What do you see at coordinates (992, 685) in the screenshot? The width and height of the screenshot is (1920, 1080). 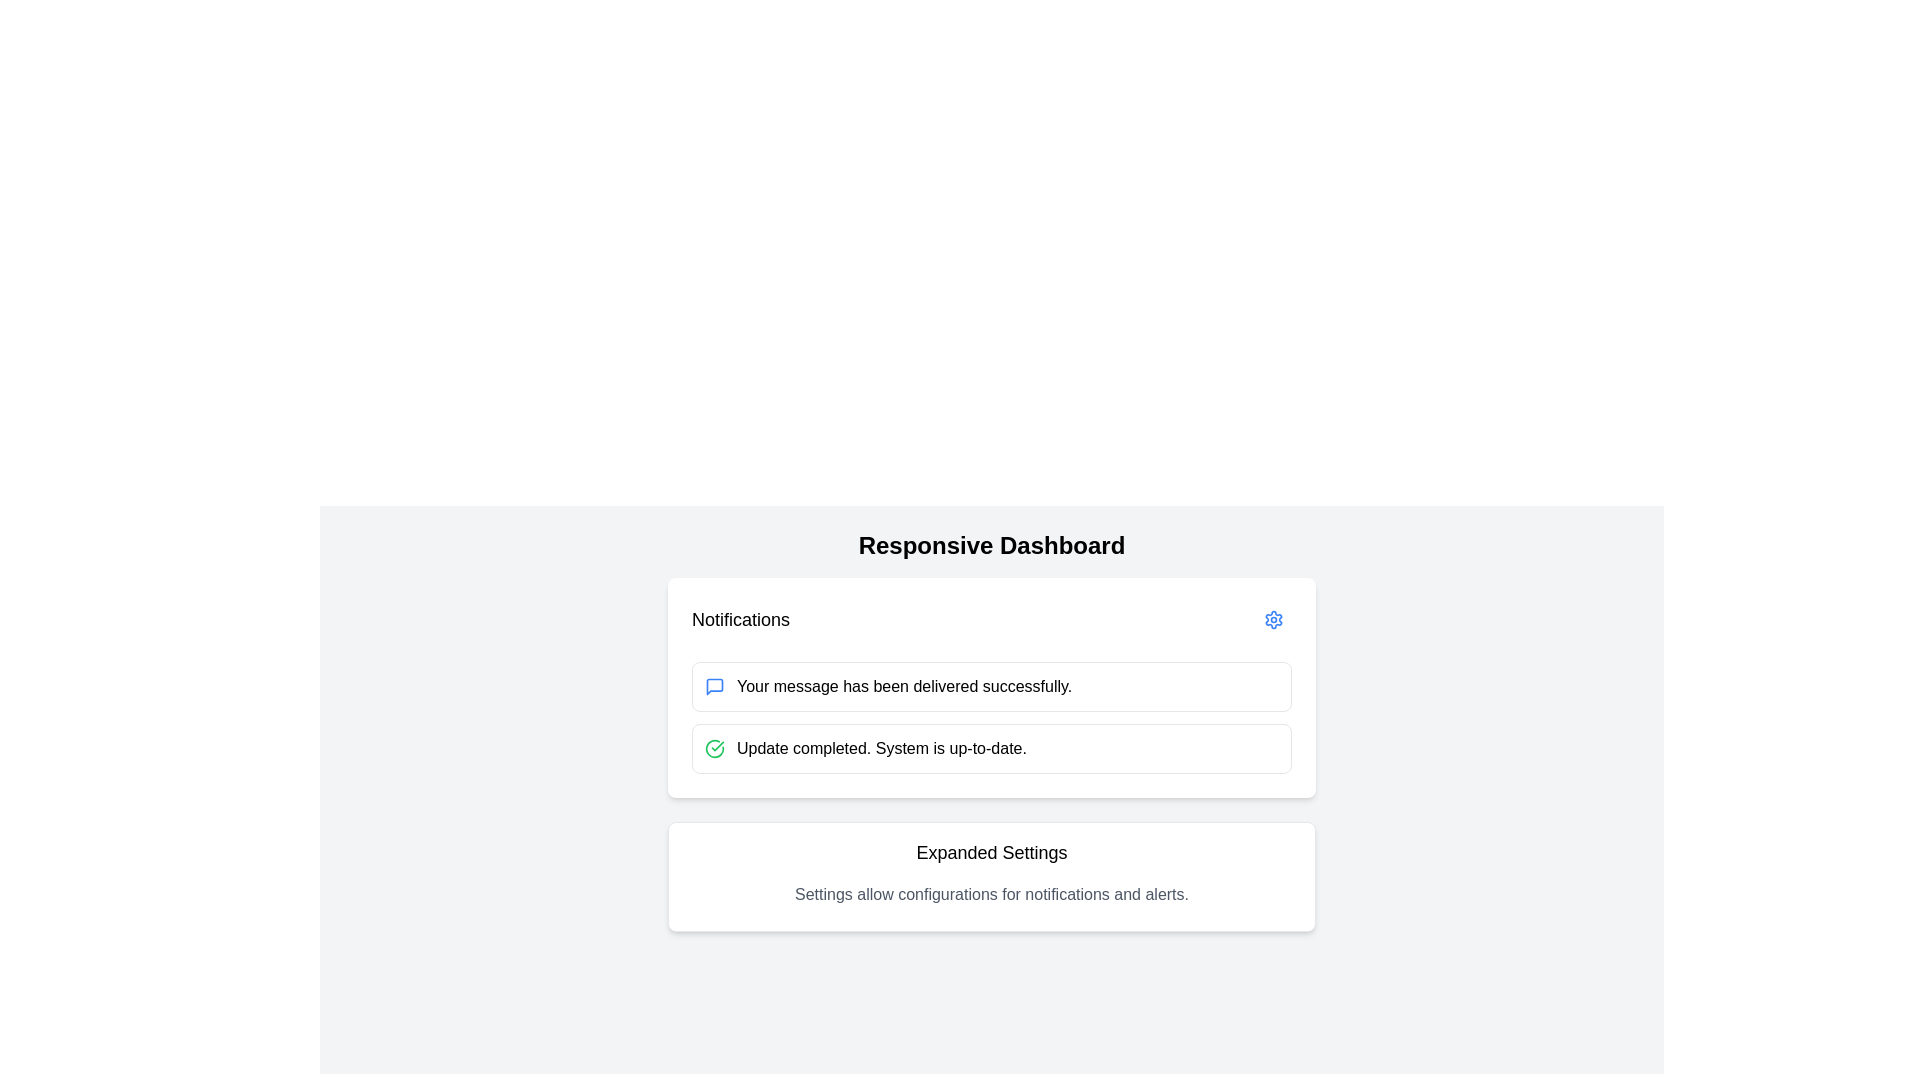 I see `the first notification in the Notifications section that indicates a successful message delivery` at bounding box center [992, 685].